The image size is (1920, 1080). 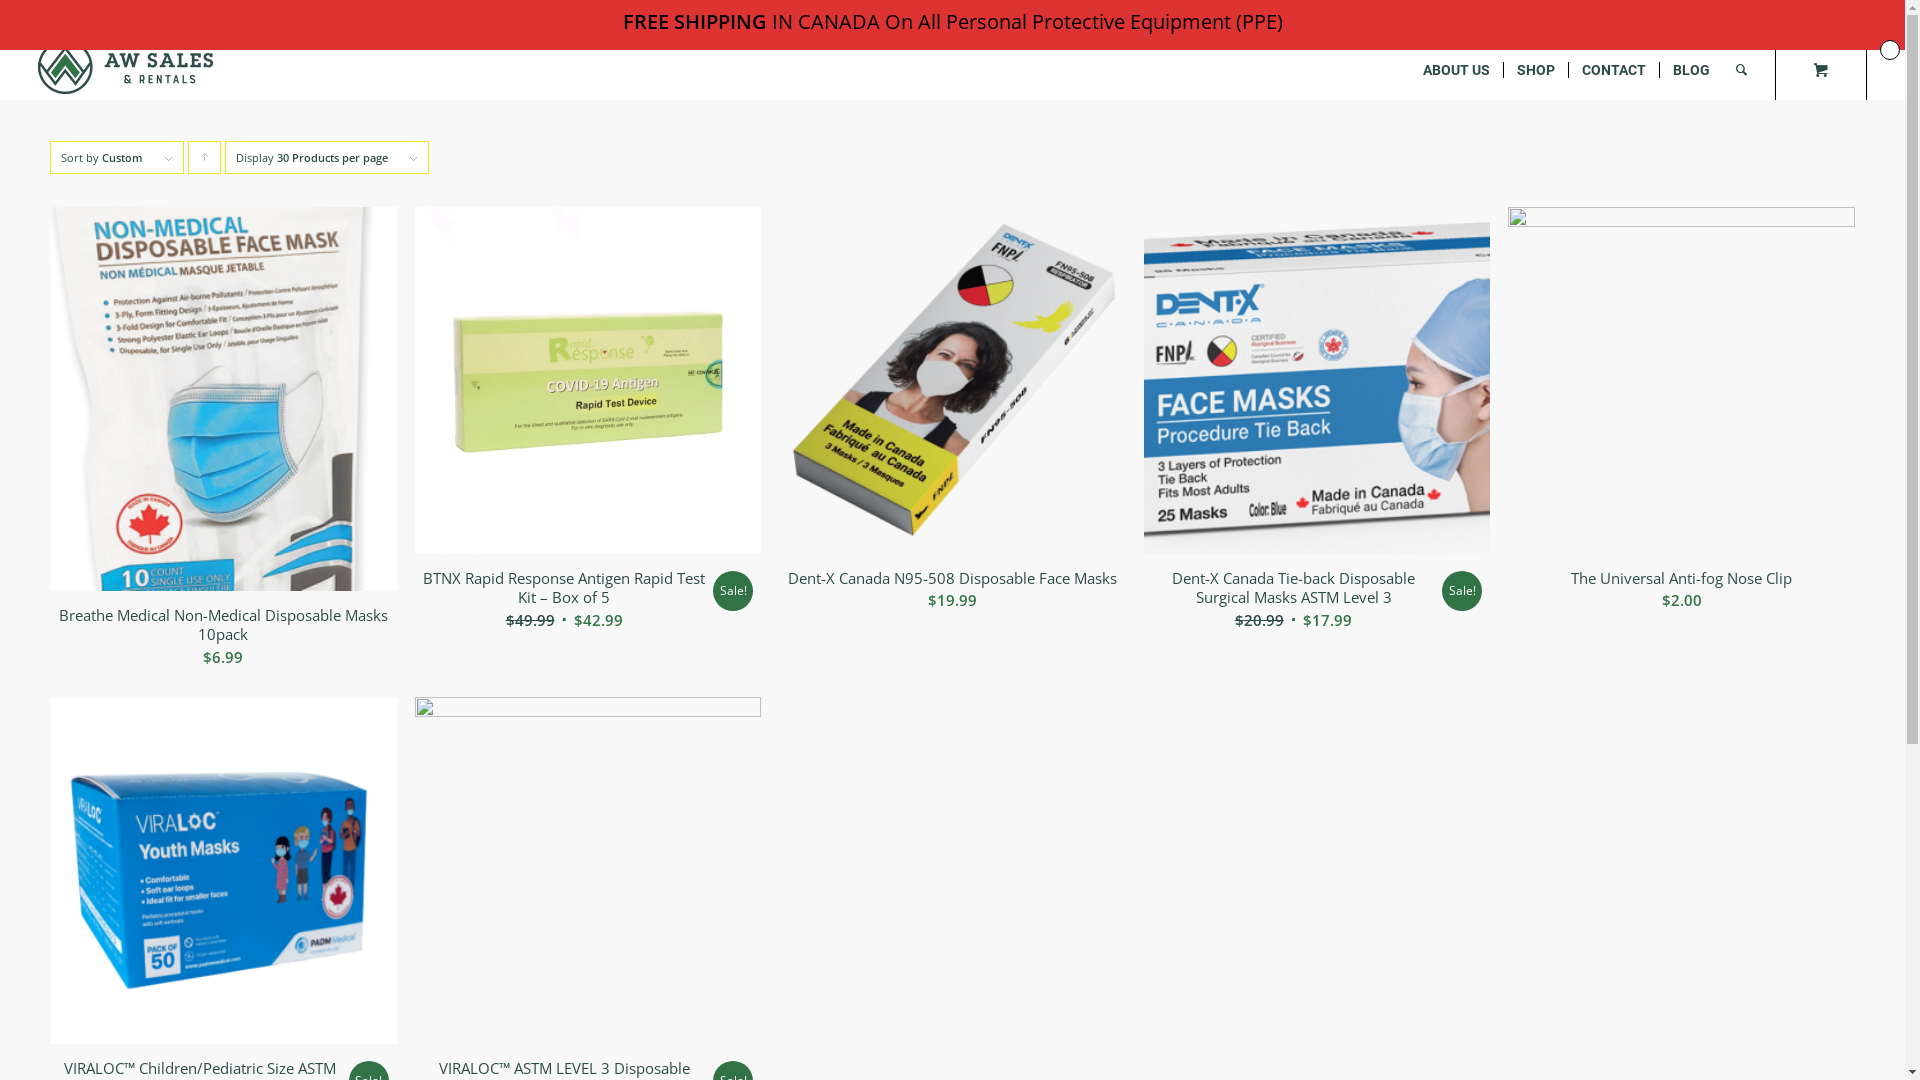 What do you see at coordinates (1659, 68) in the screenshot?
I see `'BLOG'` at bounding box center [1659, 68].